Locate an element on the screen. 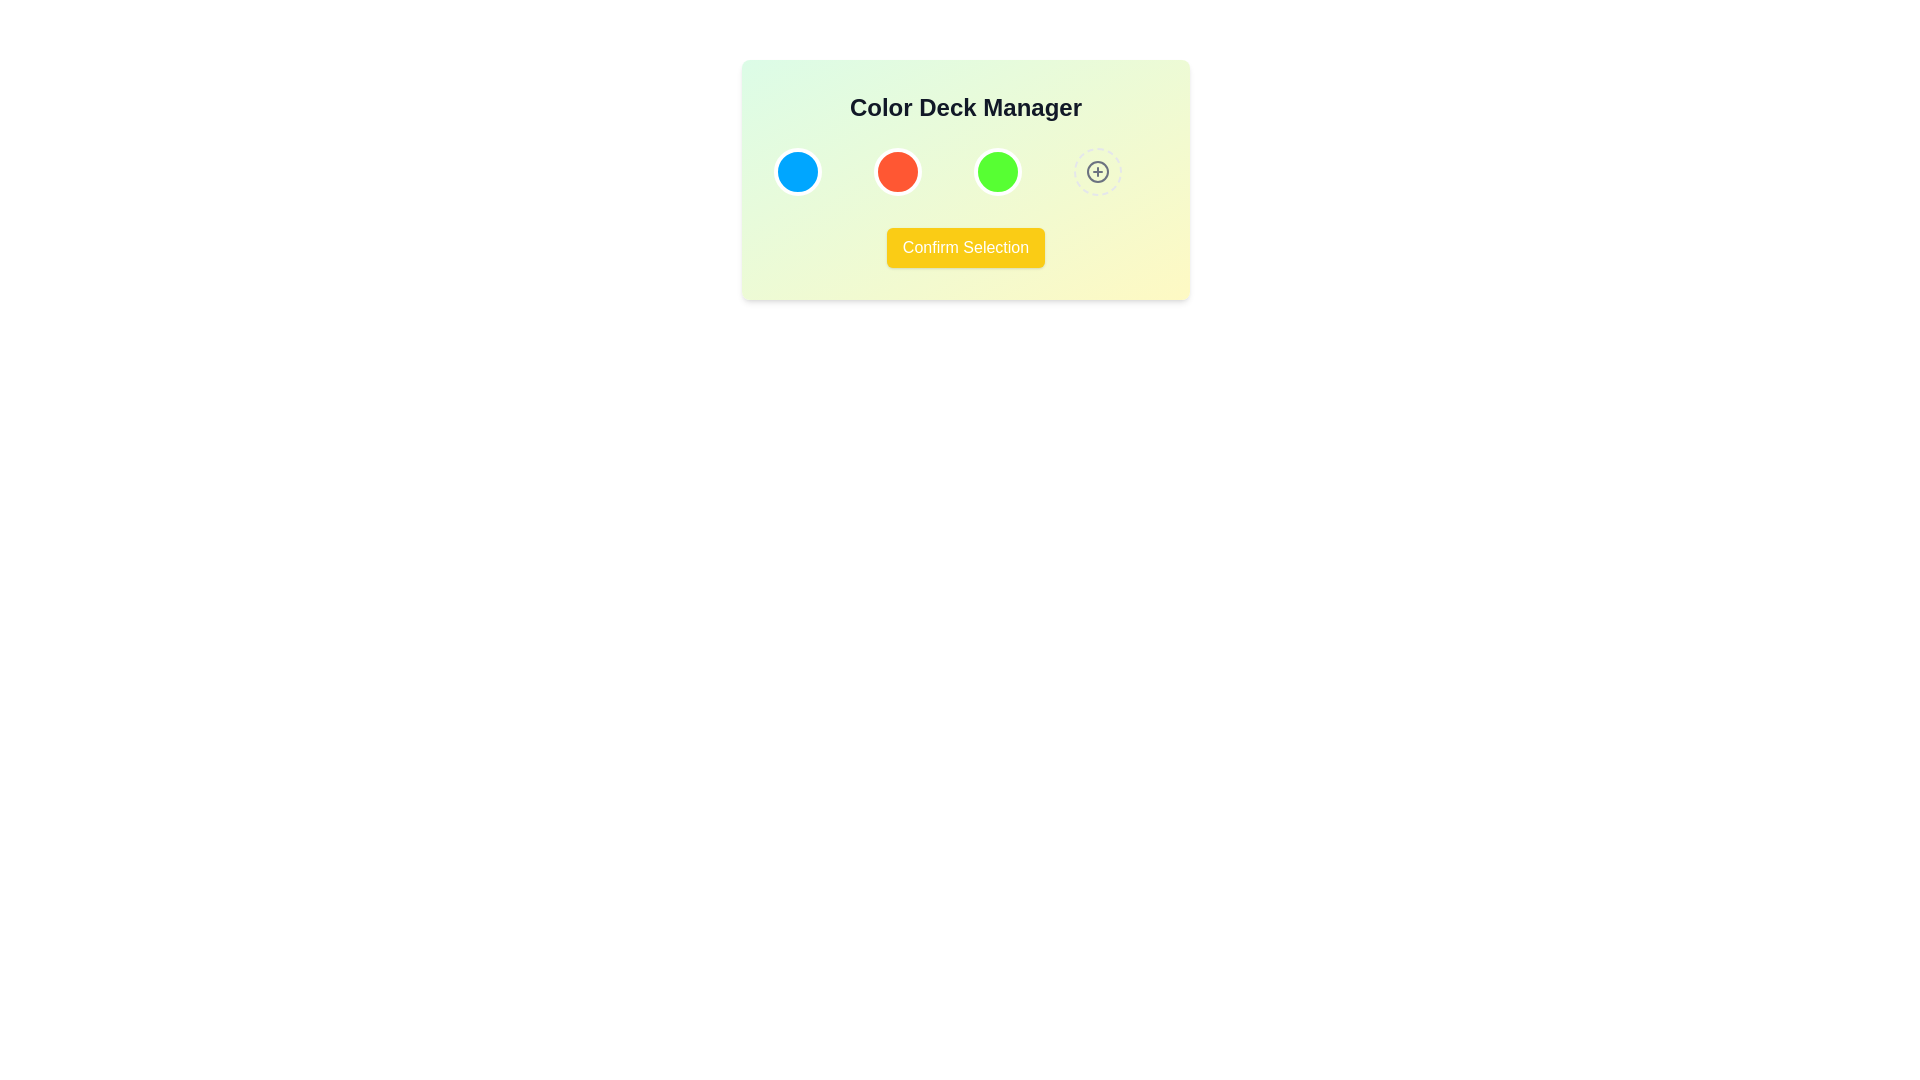  the rectangular yellow button labeled 'Confirm Selection' to confirm the selection is located at coordinates (965, 246).